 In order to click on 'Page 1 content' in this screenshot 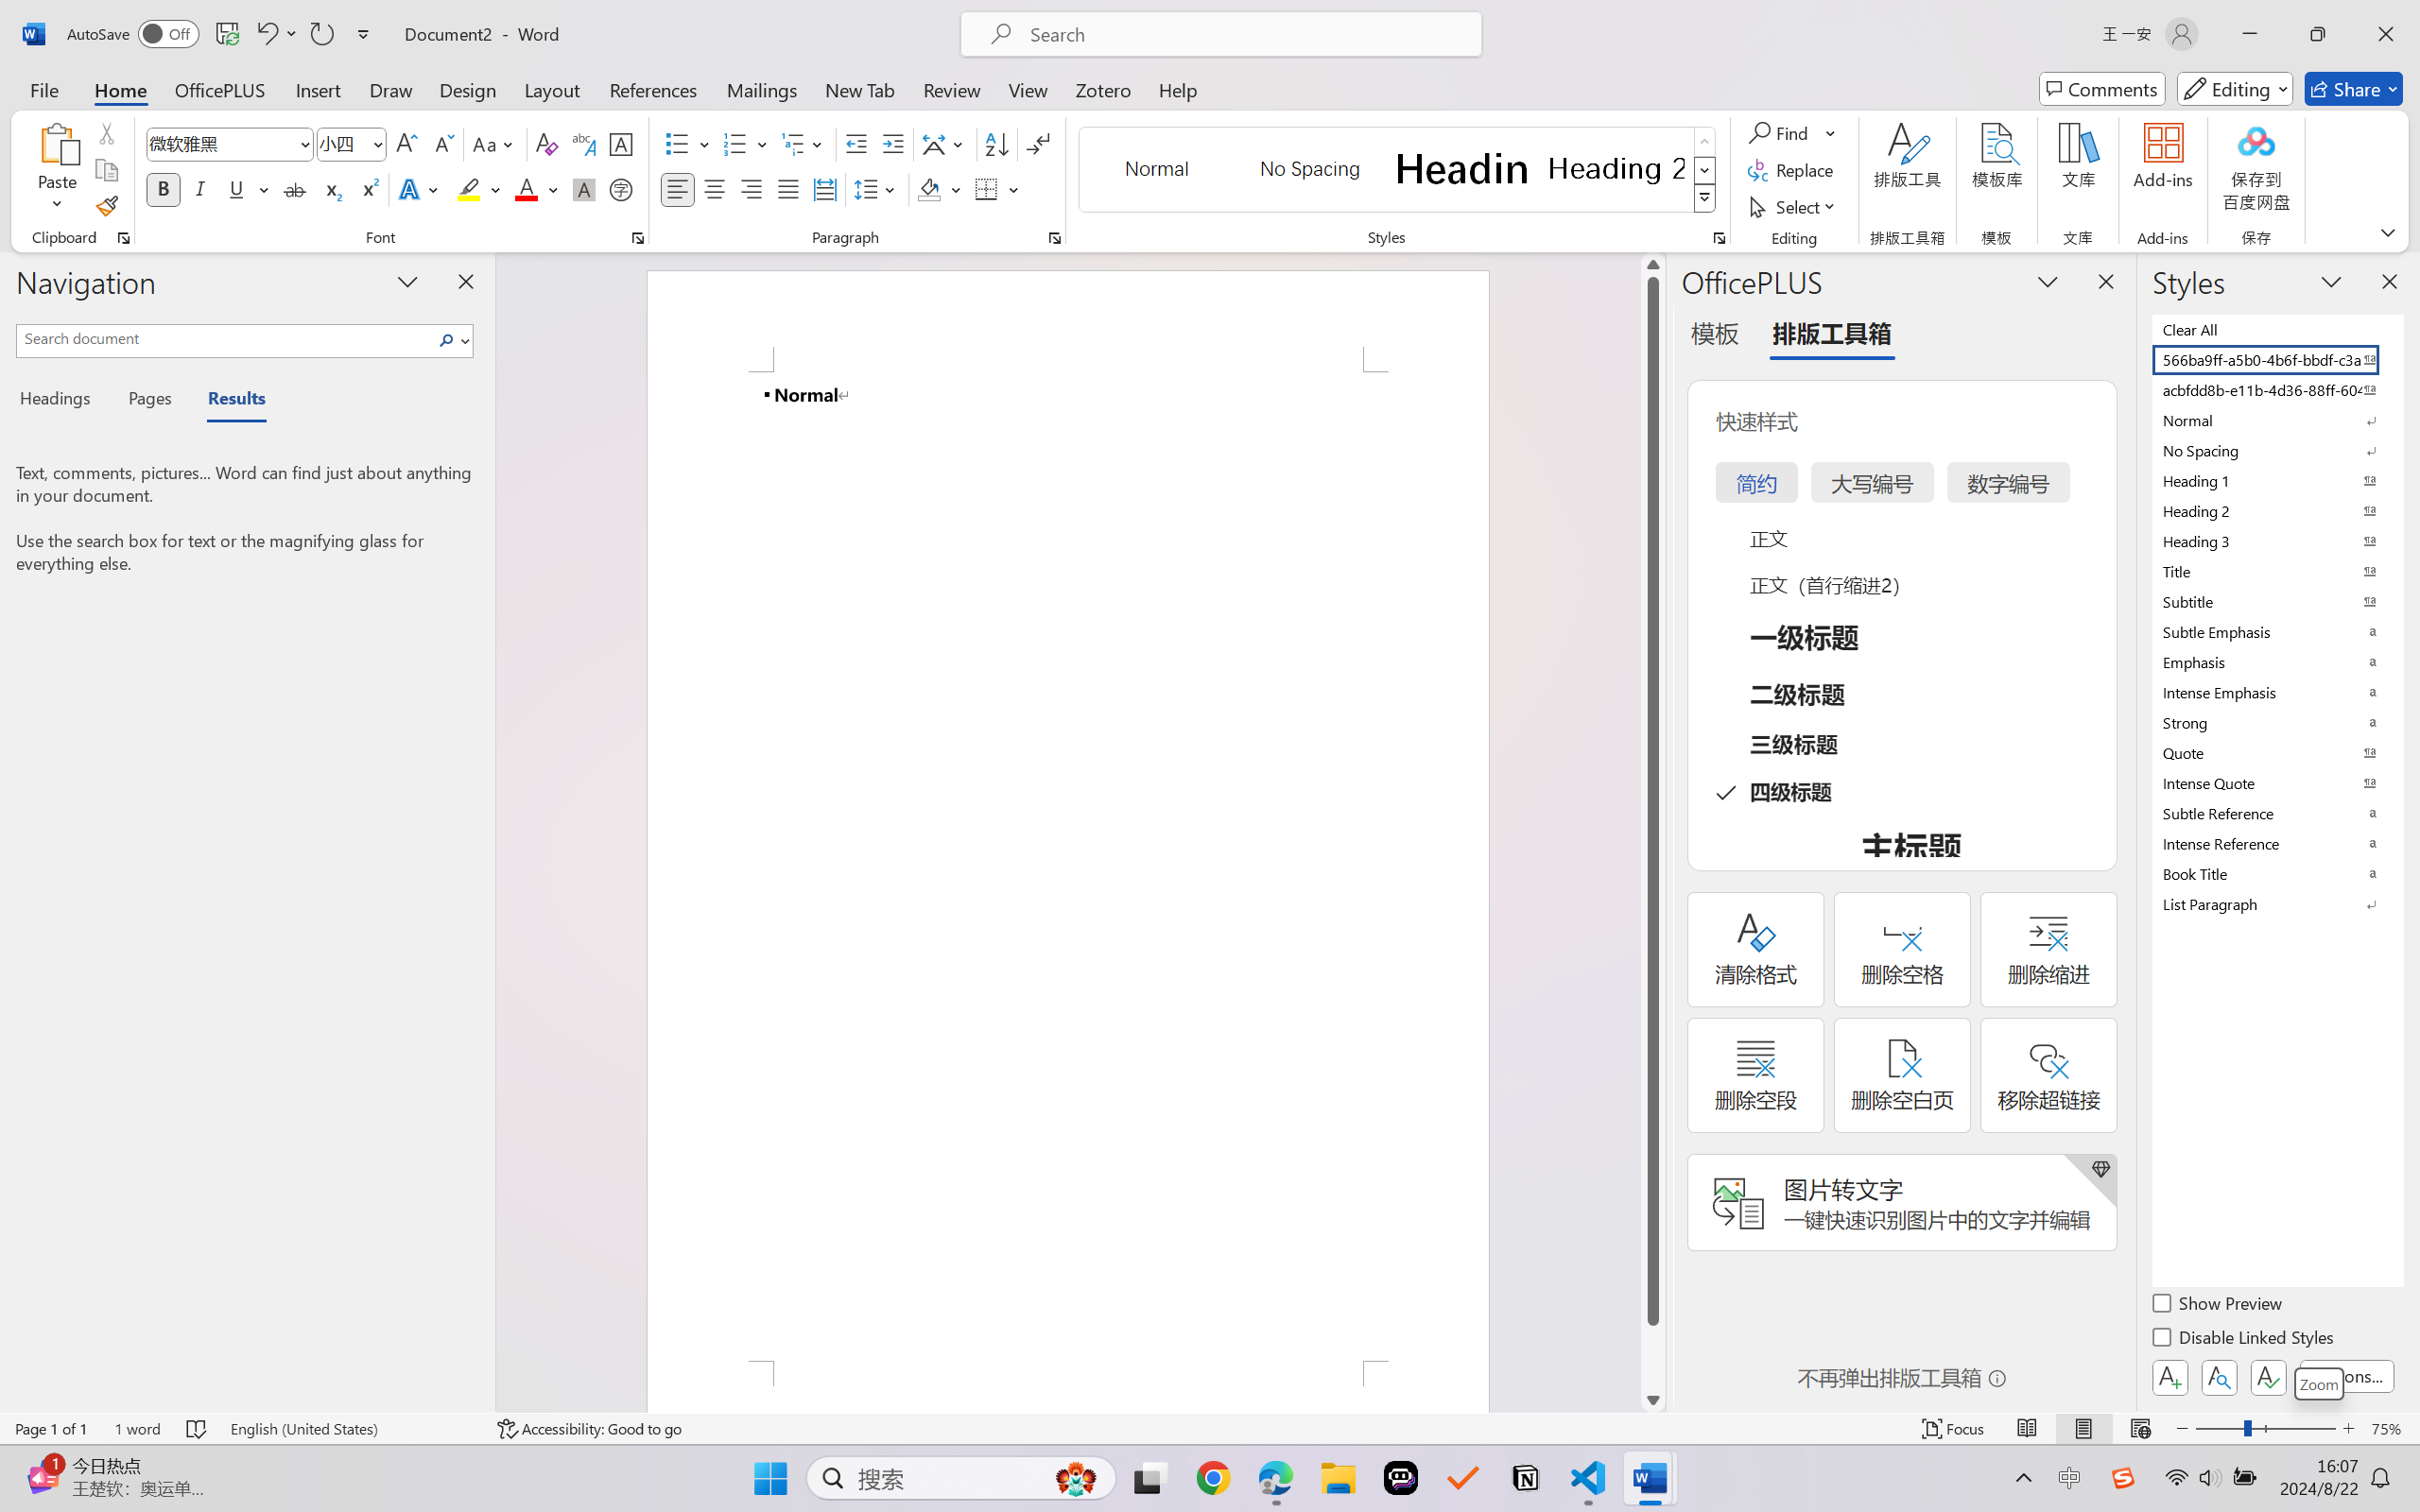, I will do `click(1067, 866)`.